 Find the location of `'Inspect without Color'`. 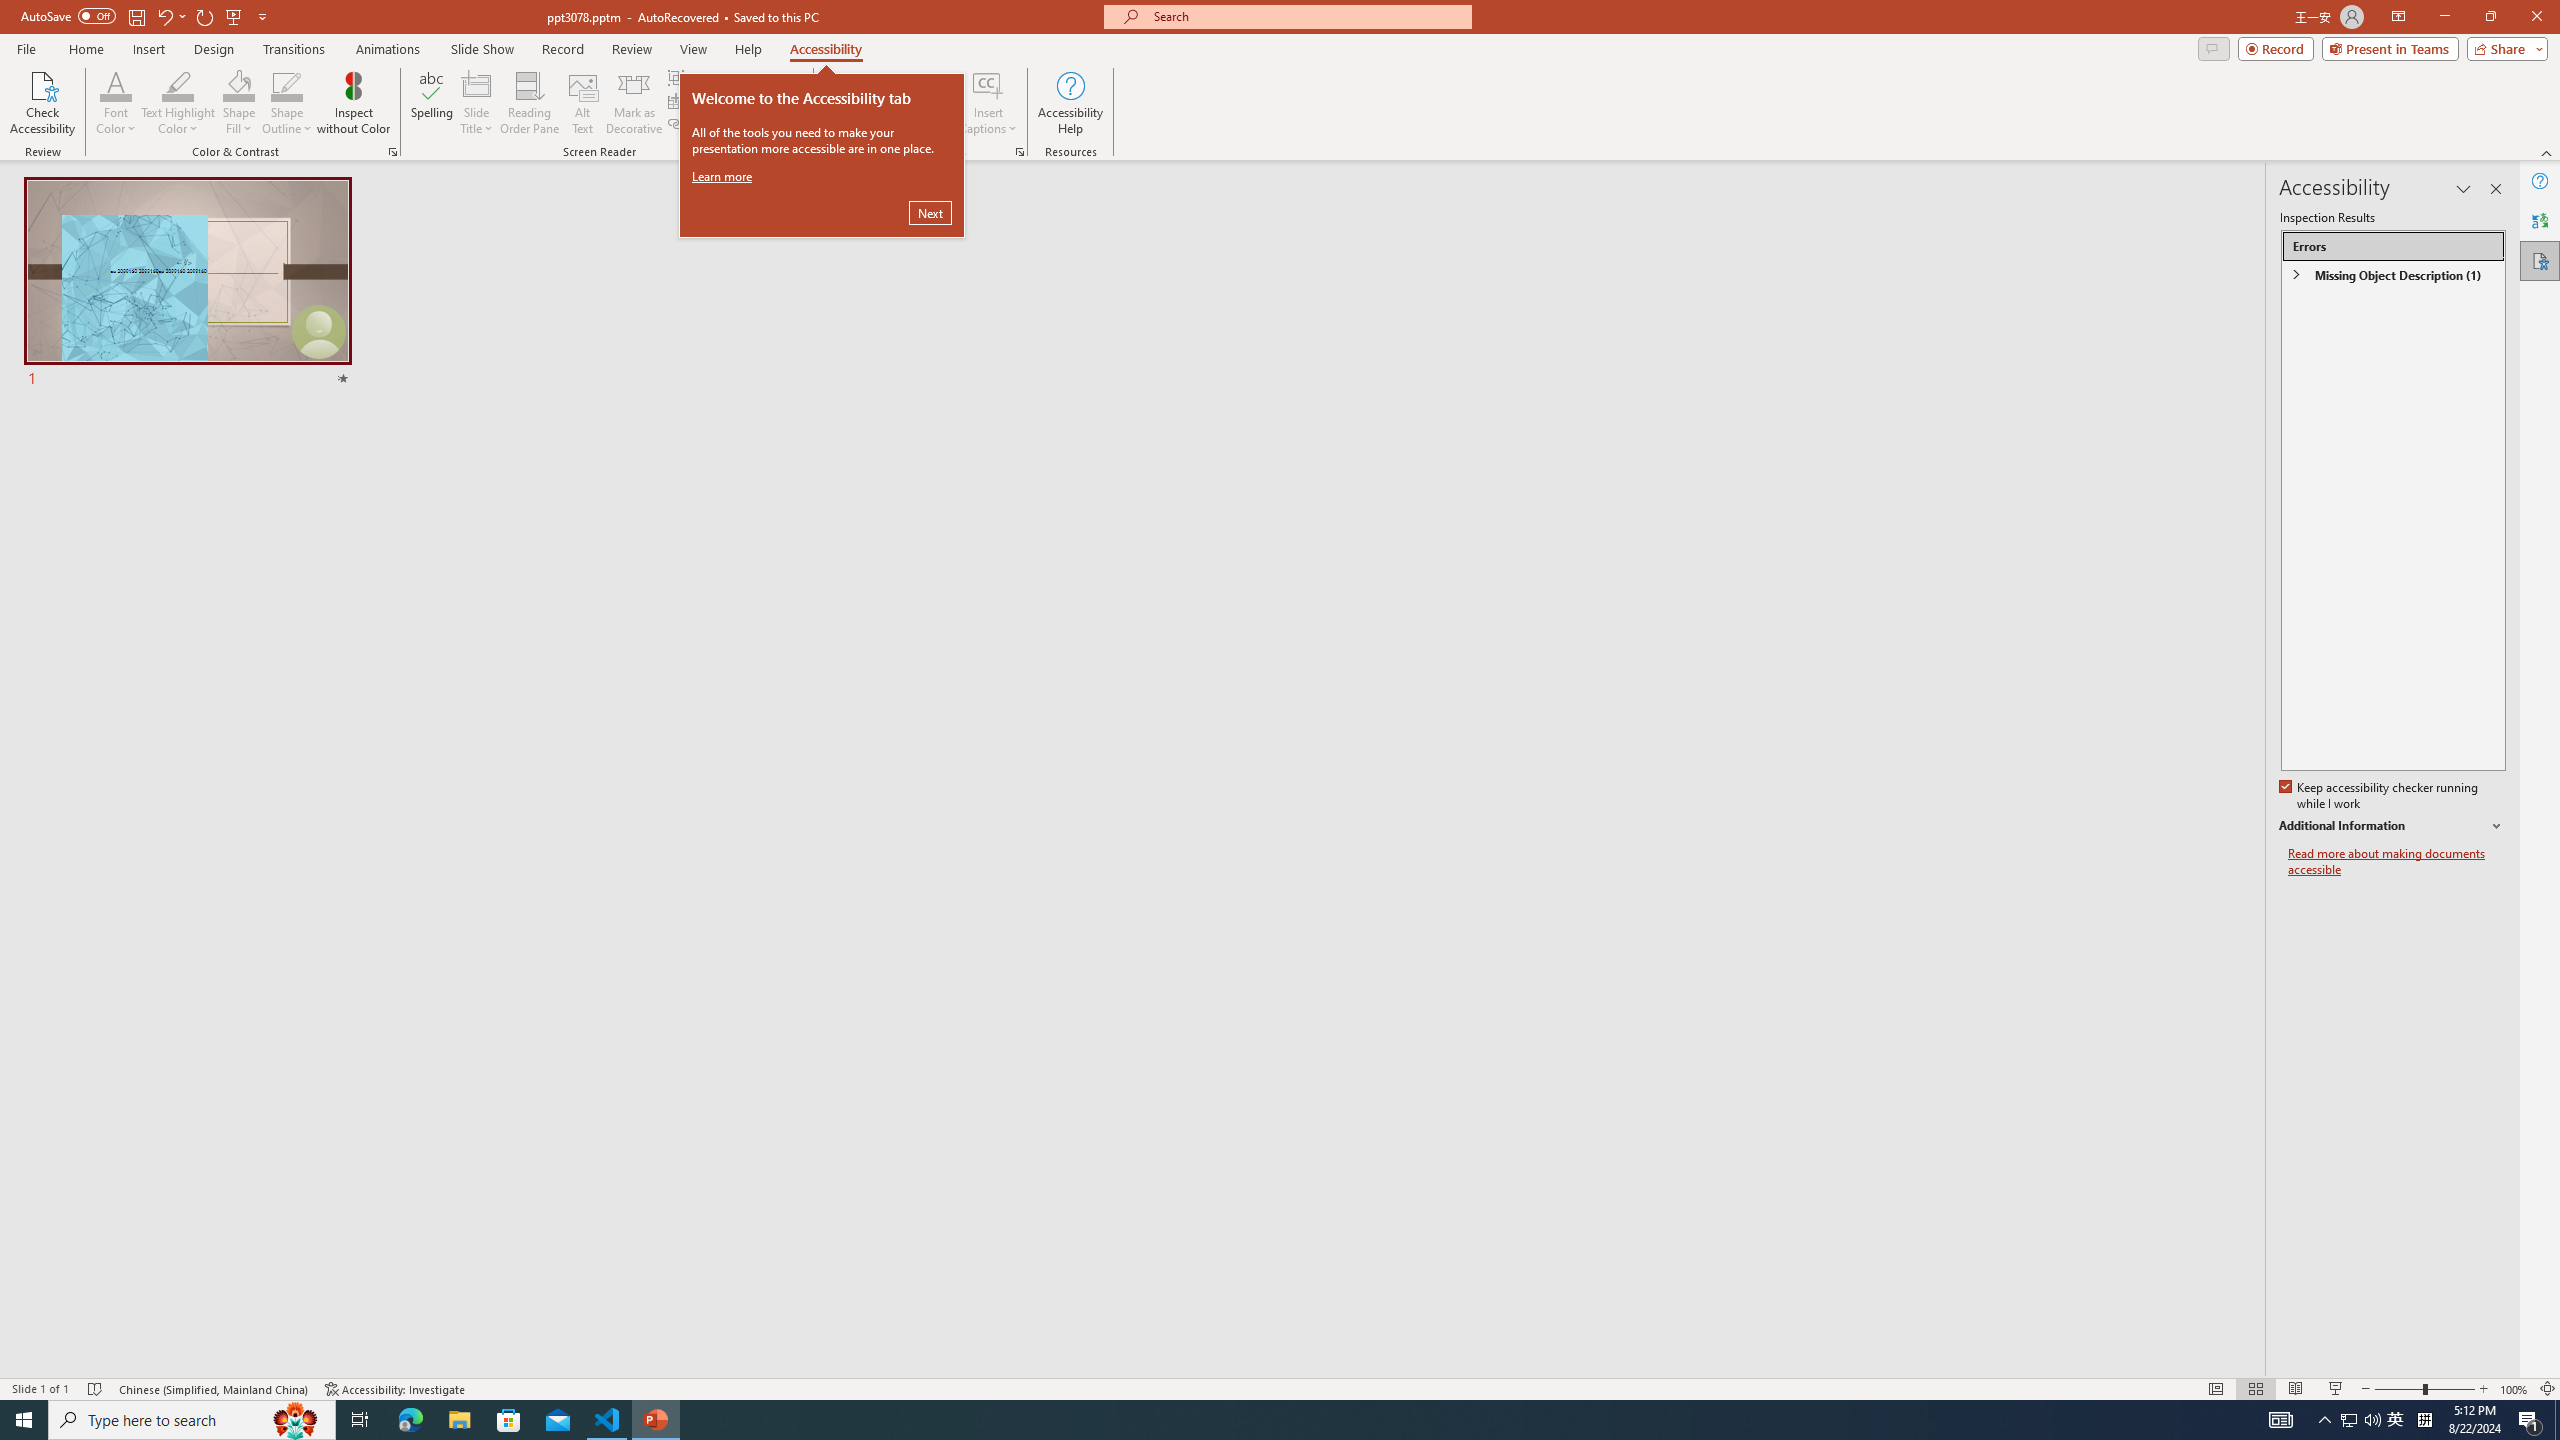

'Inspect without Color' is located at coordinates (354, 103).